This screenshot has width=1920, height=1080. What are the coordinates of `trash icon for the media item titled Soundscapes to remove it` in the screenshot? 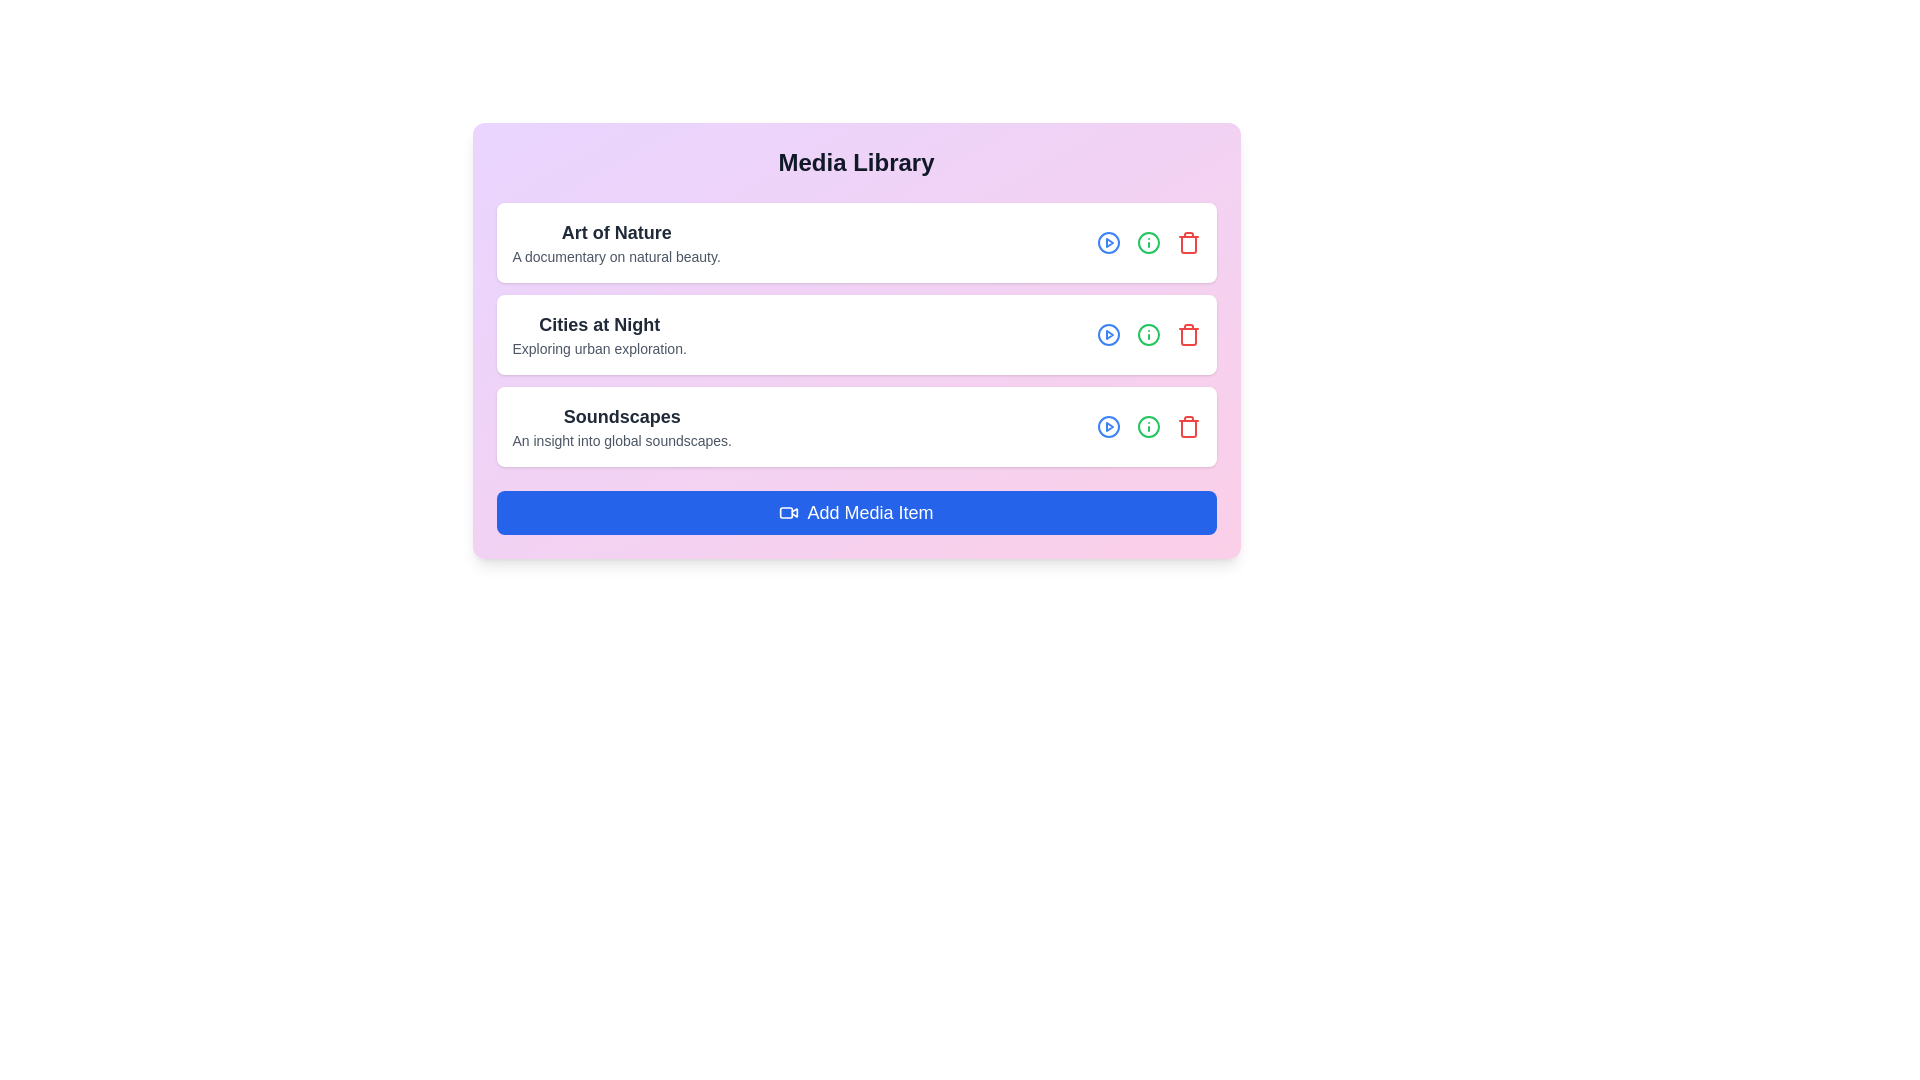 It's located at (1188, 426).